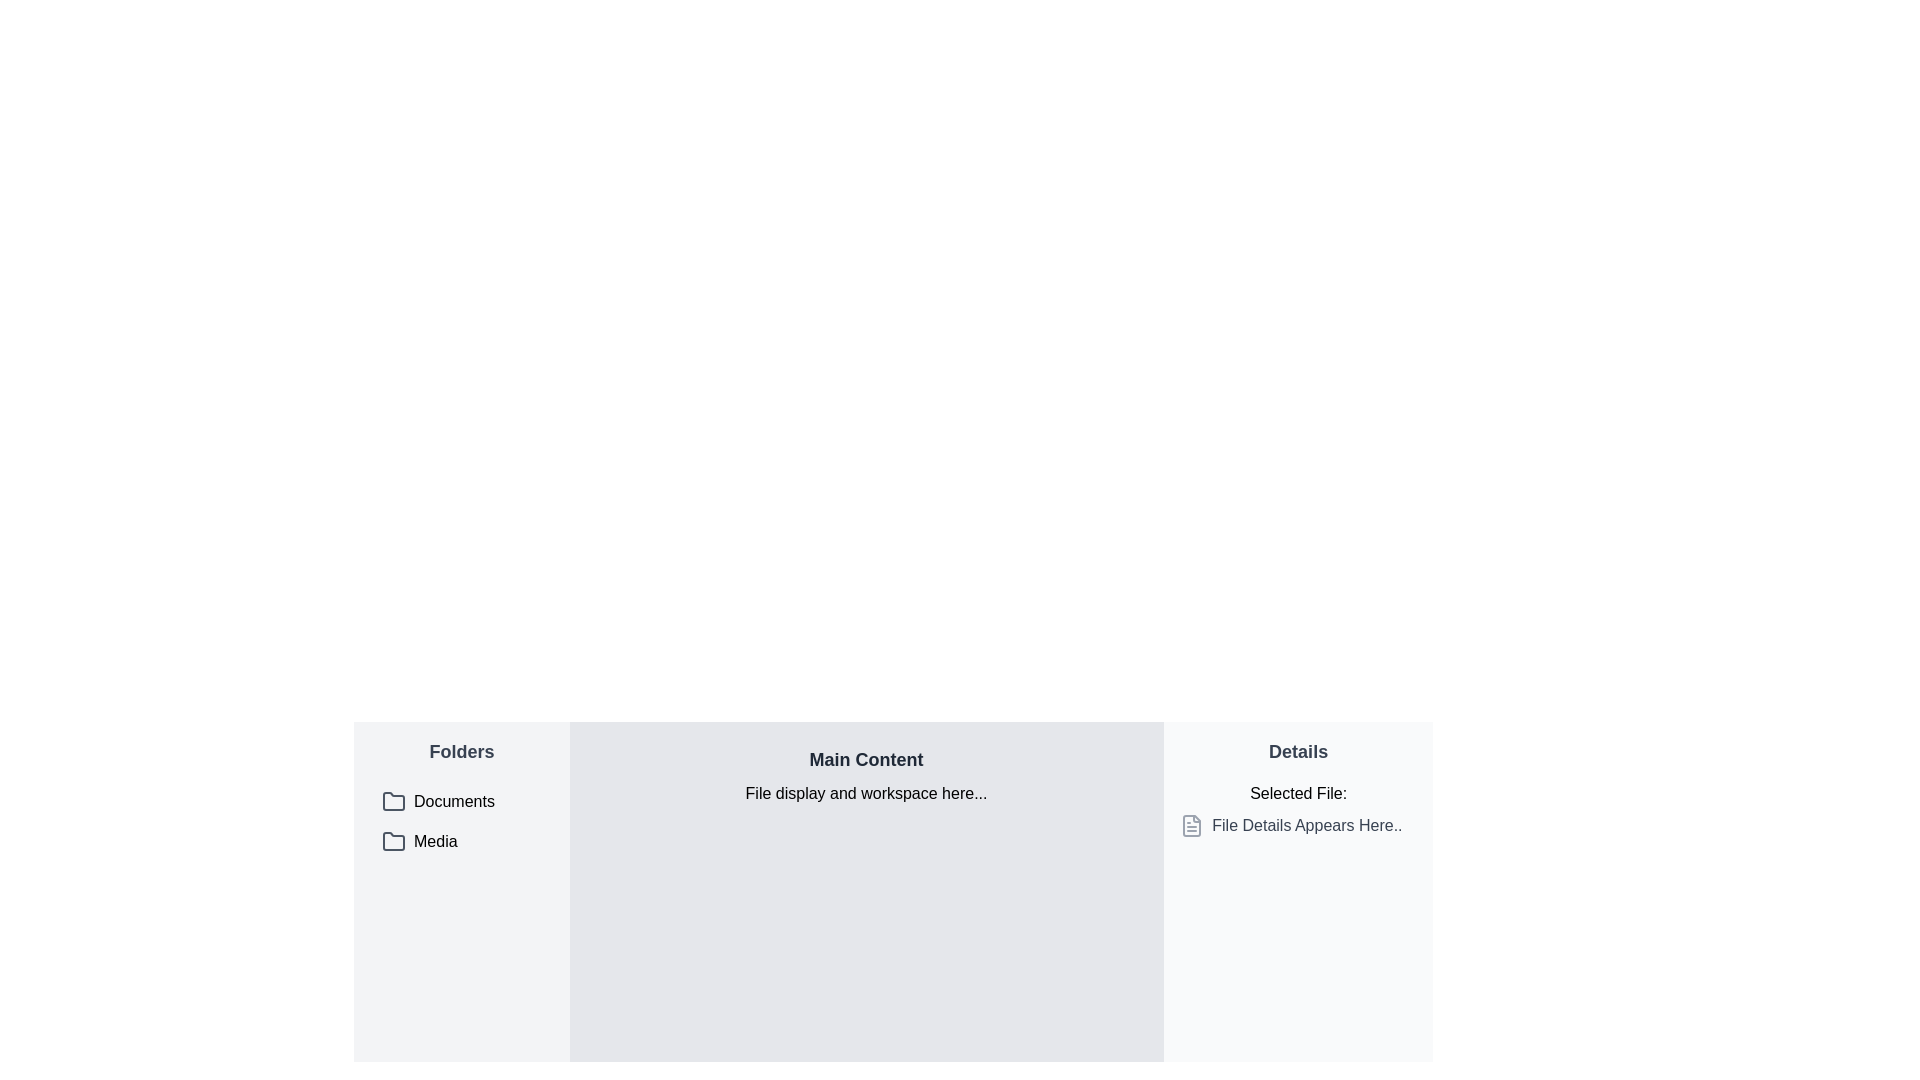 The image size is (1920, 1080). What do you see at coordinates (393, 840) in the screenshot?
I see `the folder icon representing 'Media' located in the list view under the 'Folders' section` at bounding box center [393, 840].